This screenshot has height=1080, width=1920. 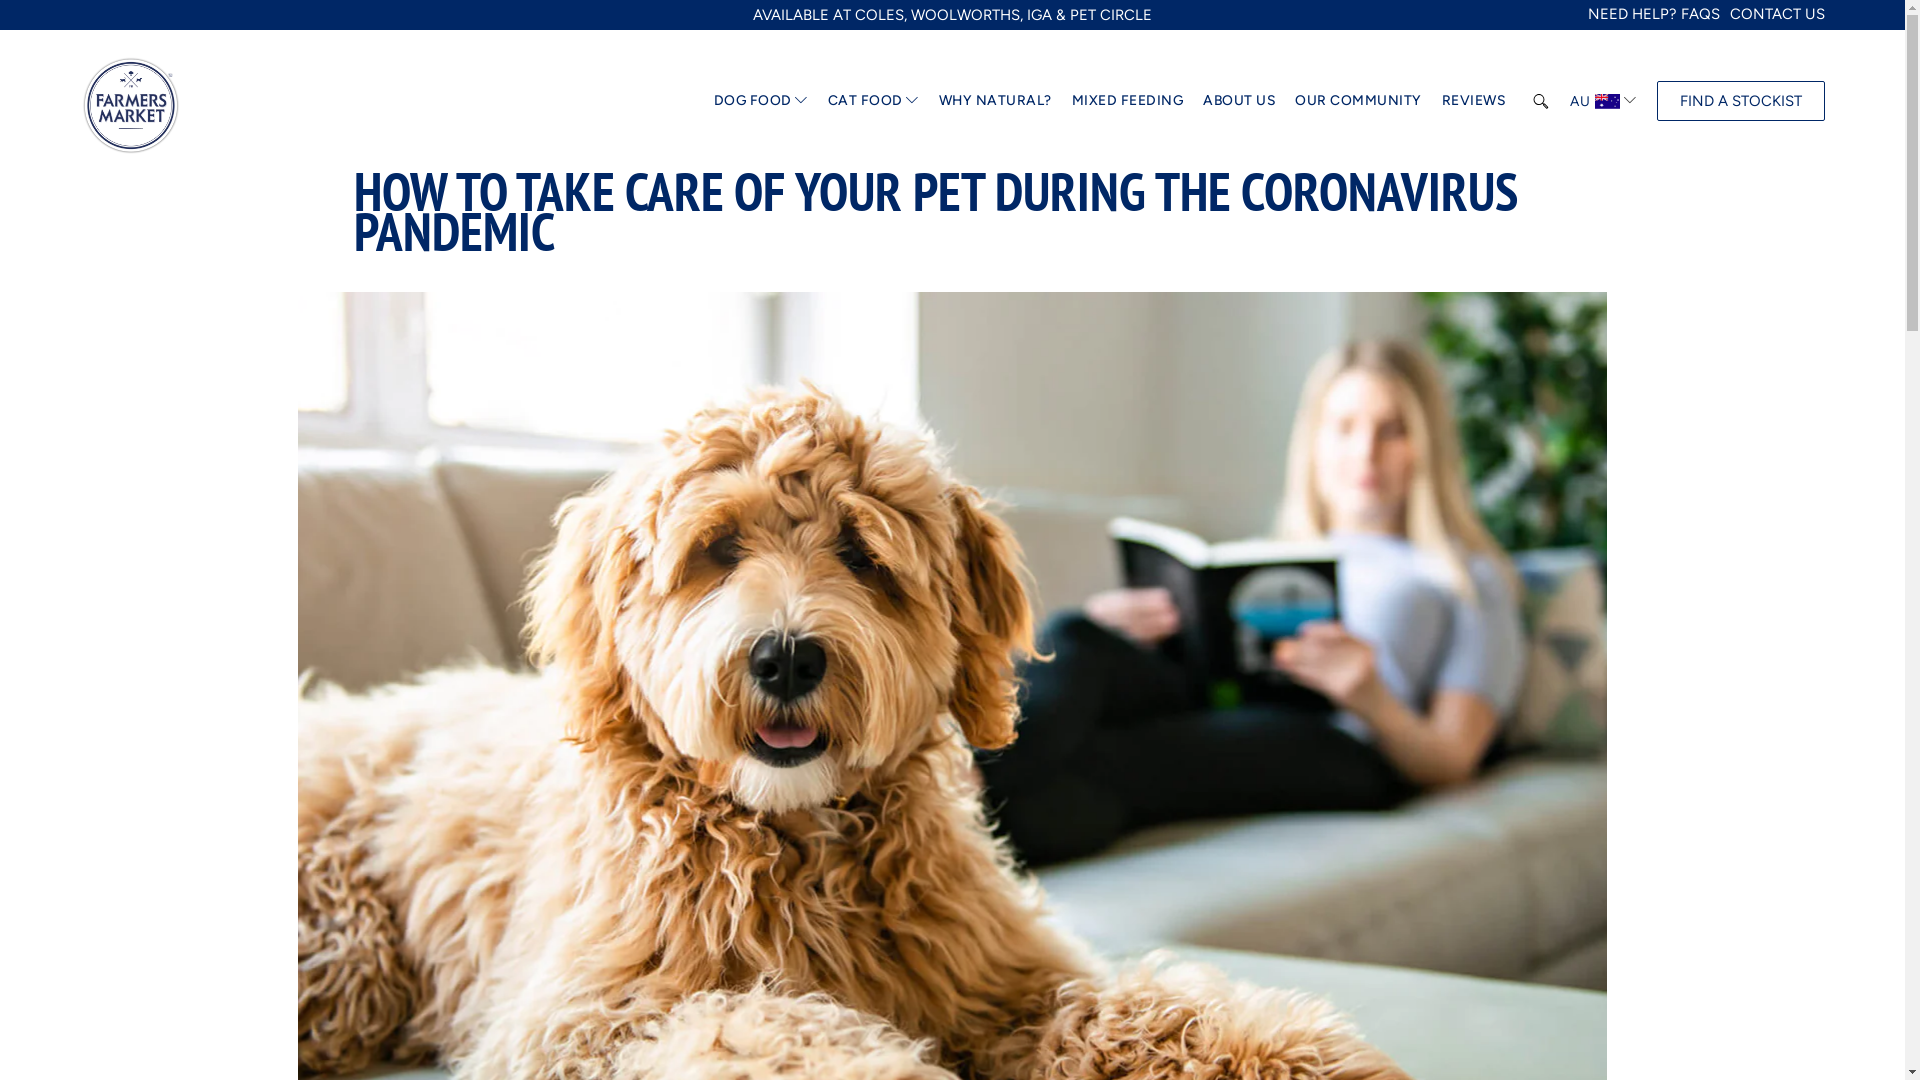 What do you see at coordinates (1654, 14) in the screenshot?
I see `'NEED HELP? FAQS'` at bounding box center [1654, 14].